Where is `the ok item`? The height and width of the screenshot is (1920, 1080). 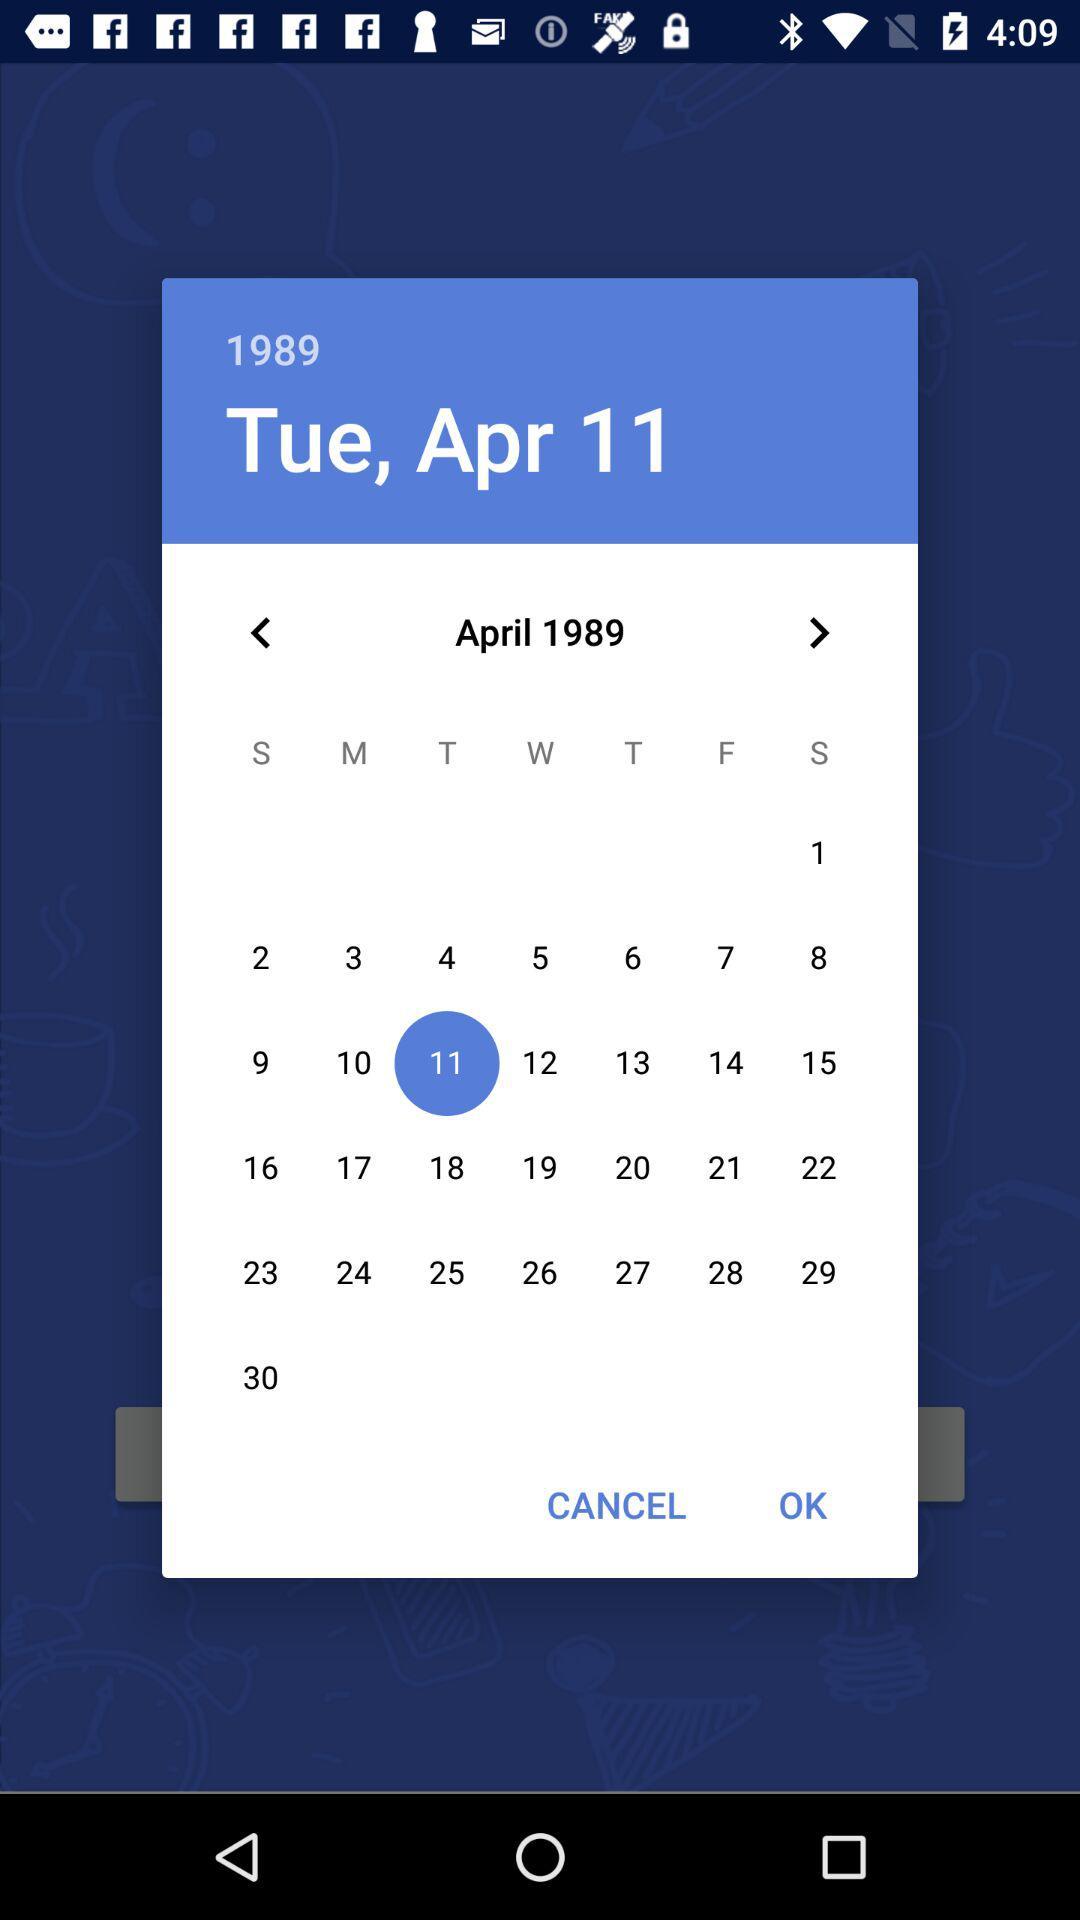
the ok item is located at coordinates (801, 1504).